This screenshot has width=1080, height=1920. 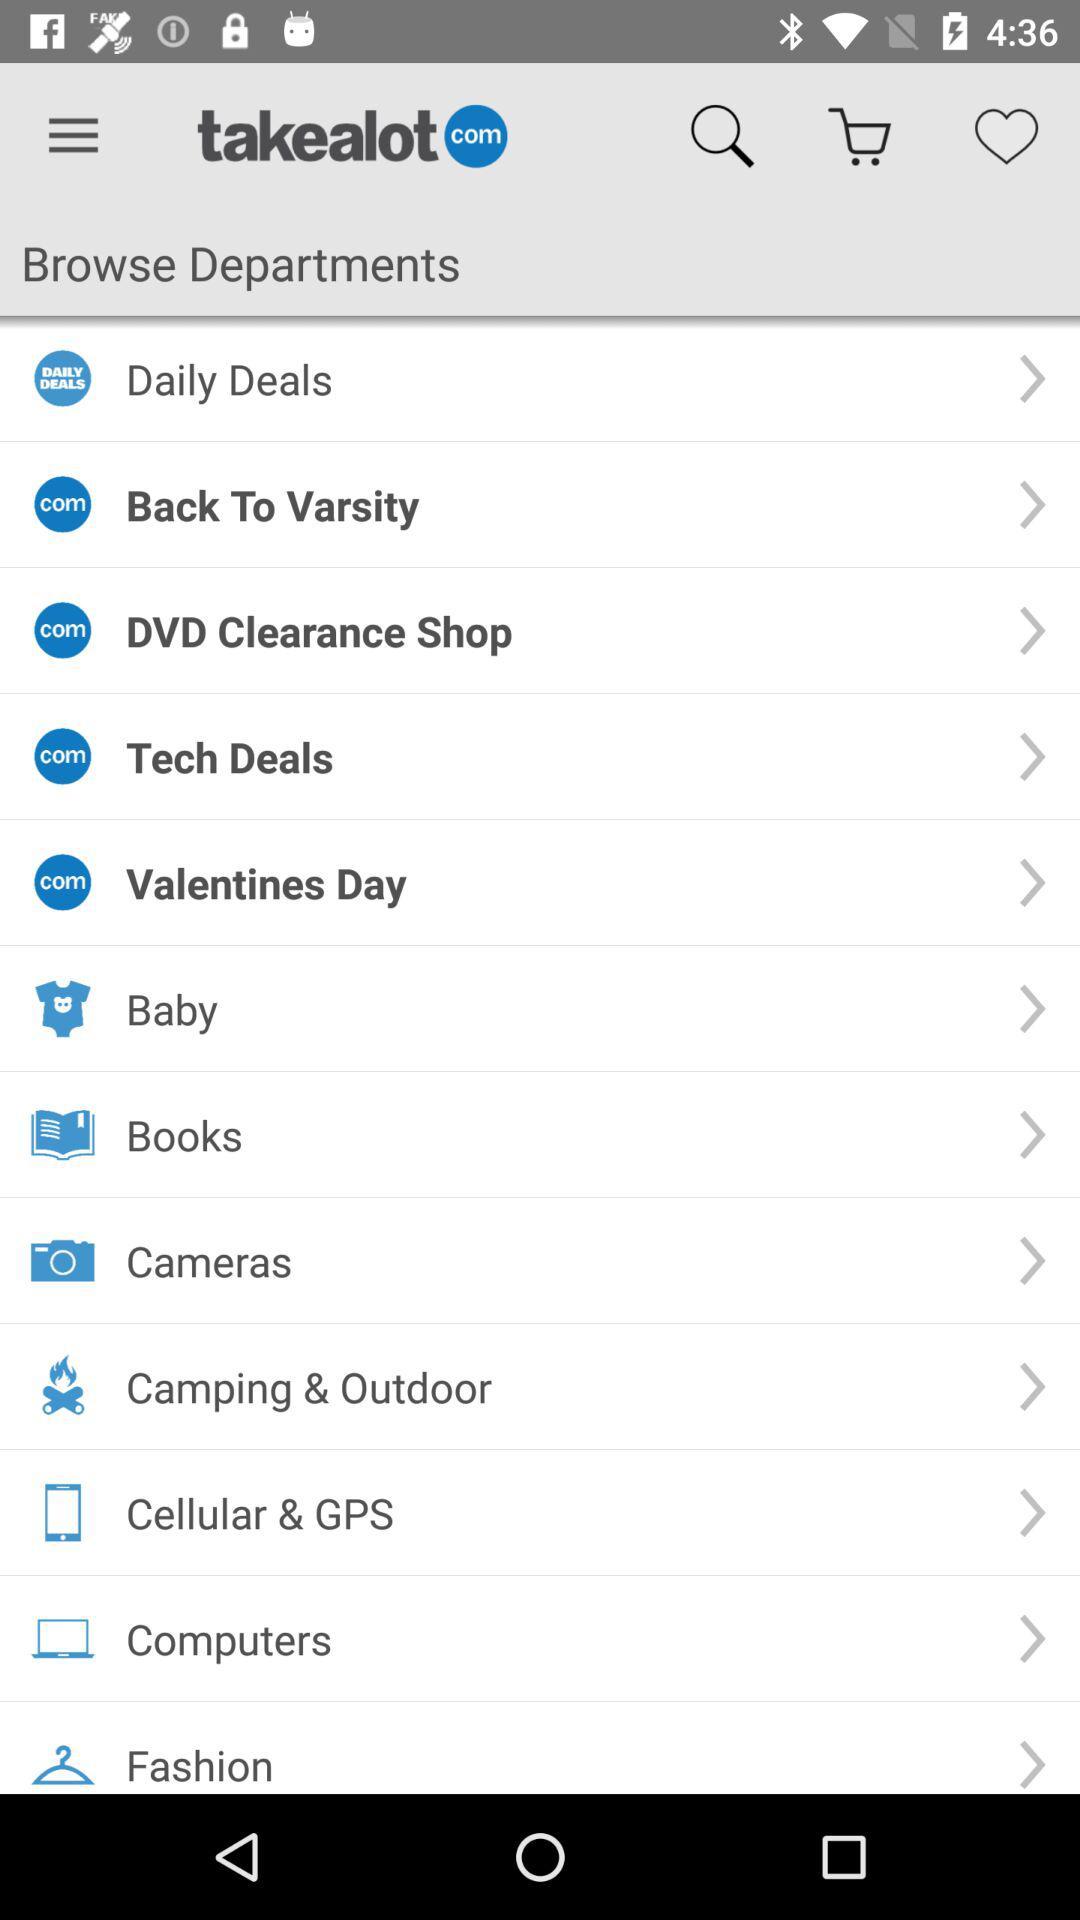 I want to click on cellular & gps icon, so click(x=555, y=1512).